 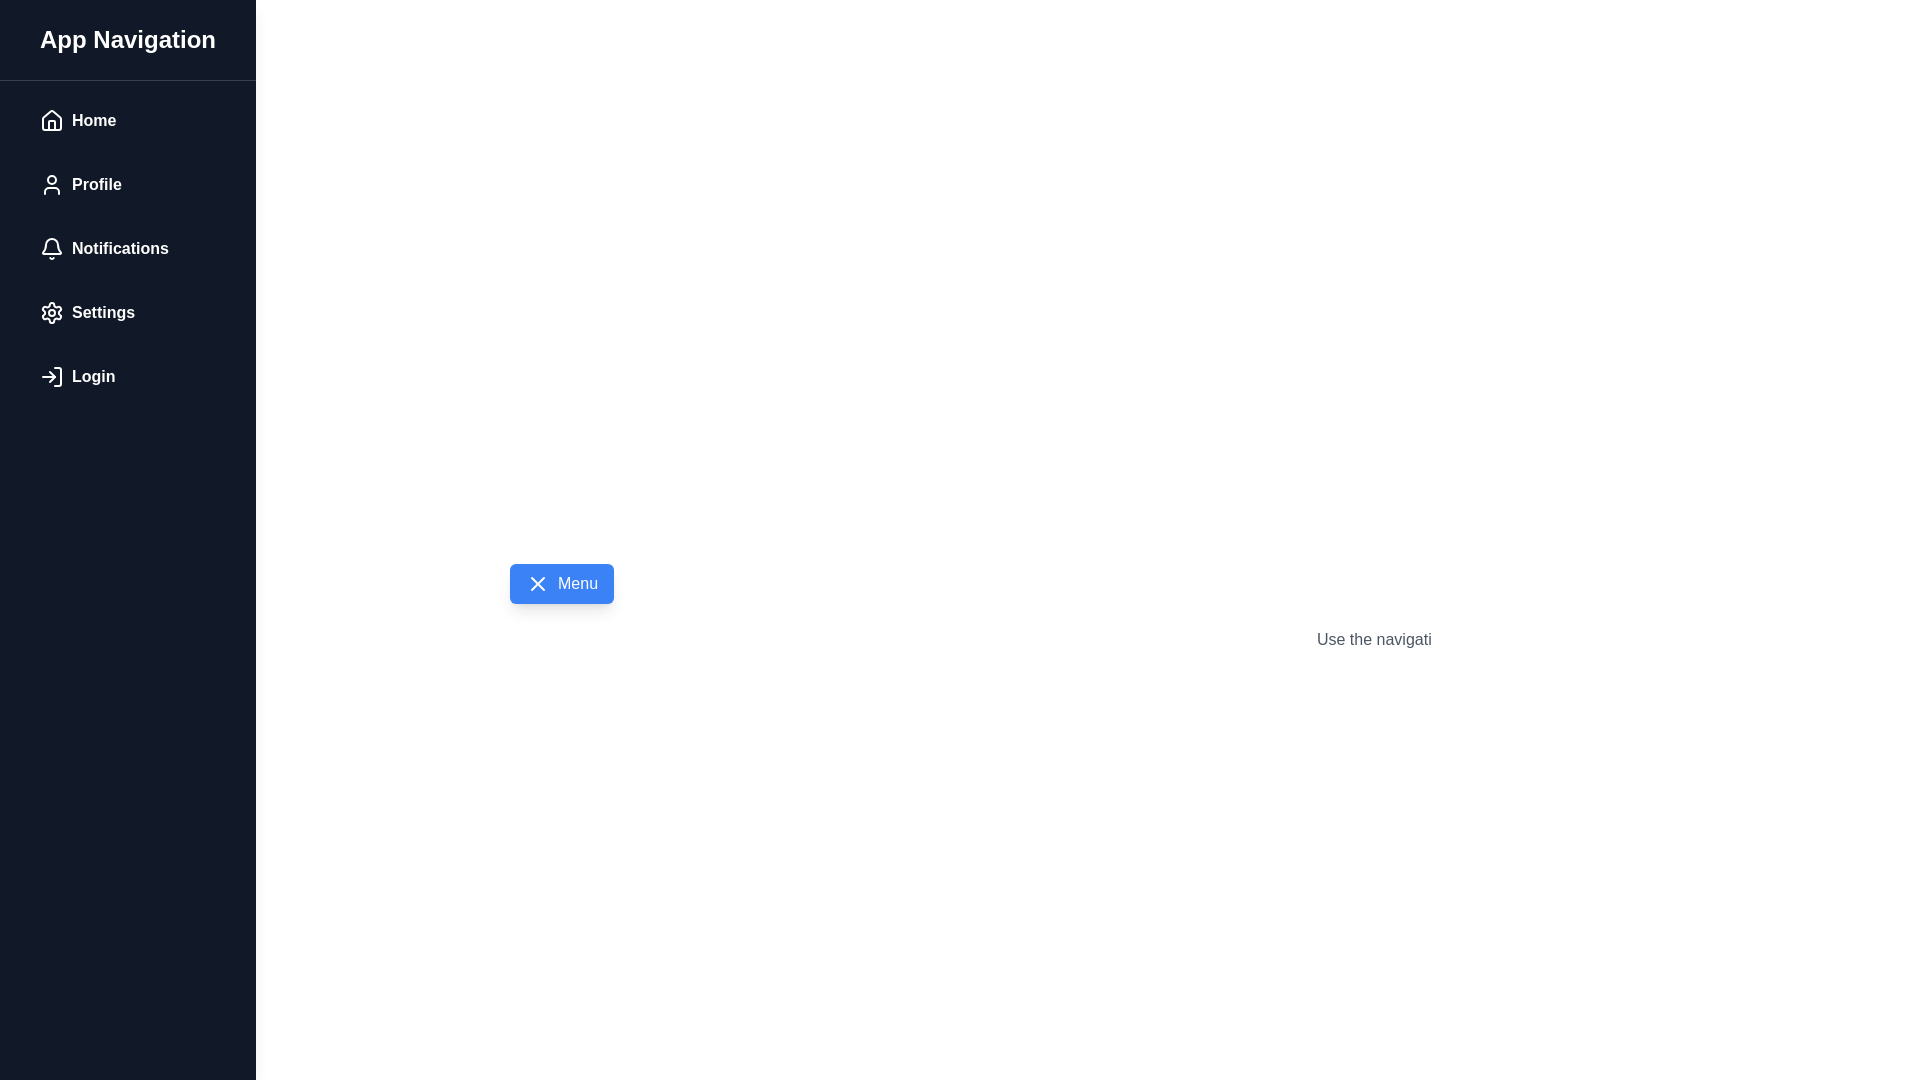 What do you see at coordinates (52, 312) in the screenshot?
I see `the settings icon located in the side navigation panel, positioned to the left and slightly above the 'Settings' label` at bounding box center [52, 312].